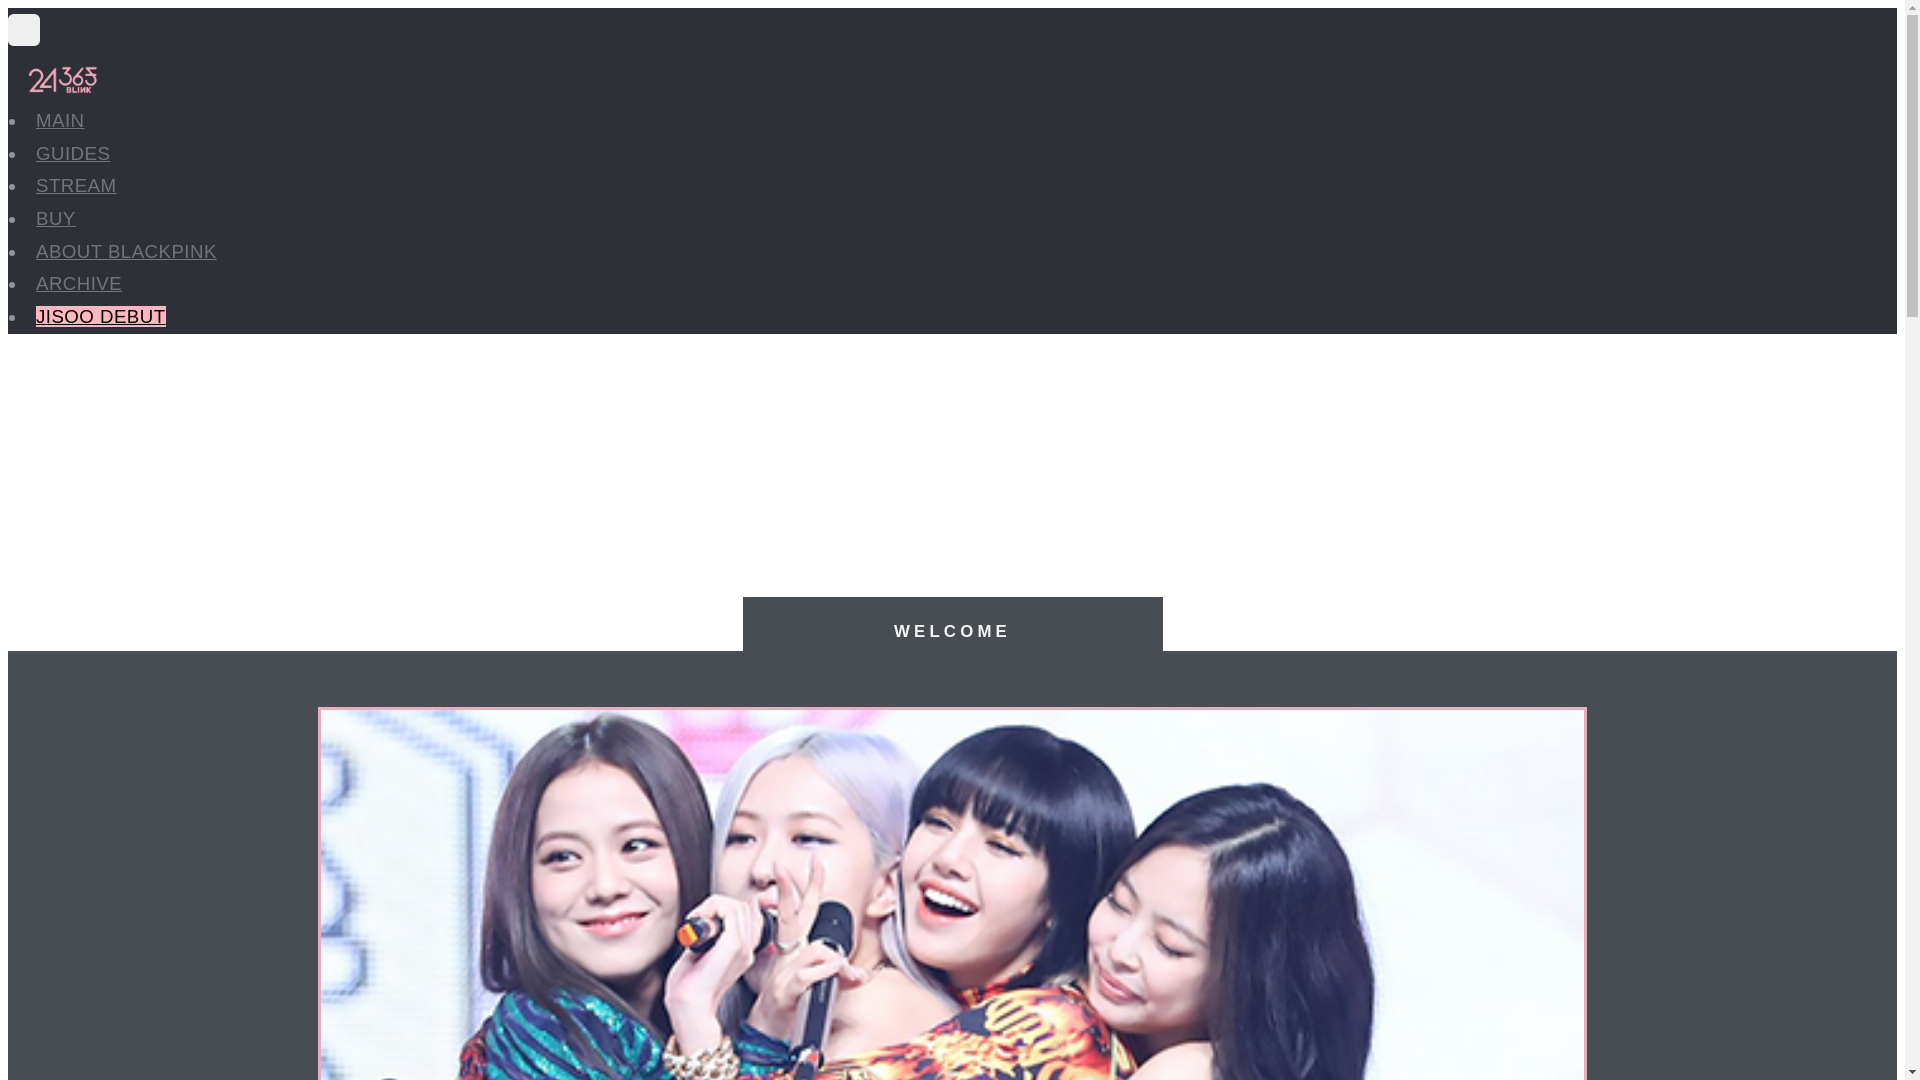  What do you see at coordinates (60, 120) in the screenshot?
I see `'MAIN'` at bounding box center [60, 120].